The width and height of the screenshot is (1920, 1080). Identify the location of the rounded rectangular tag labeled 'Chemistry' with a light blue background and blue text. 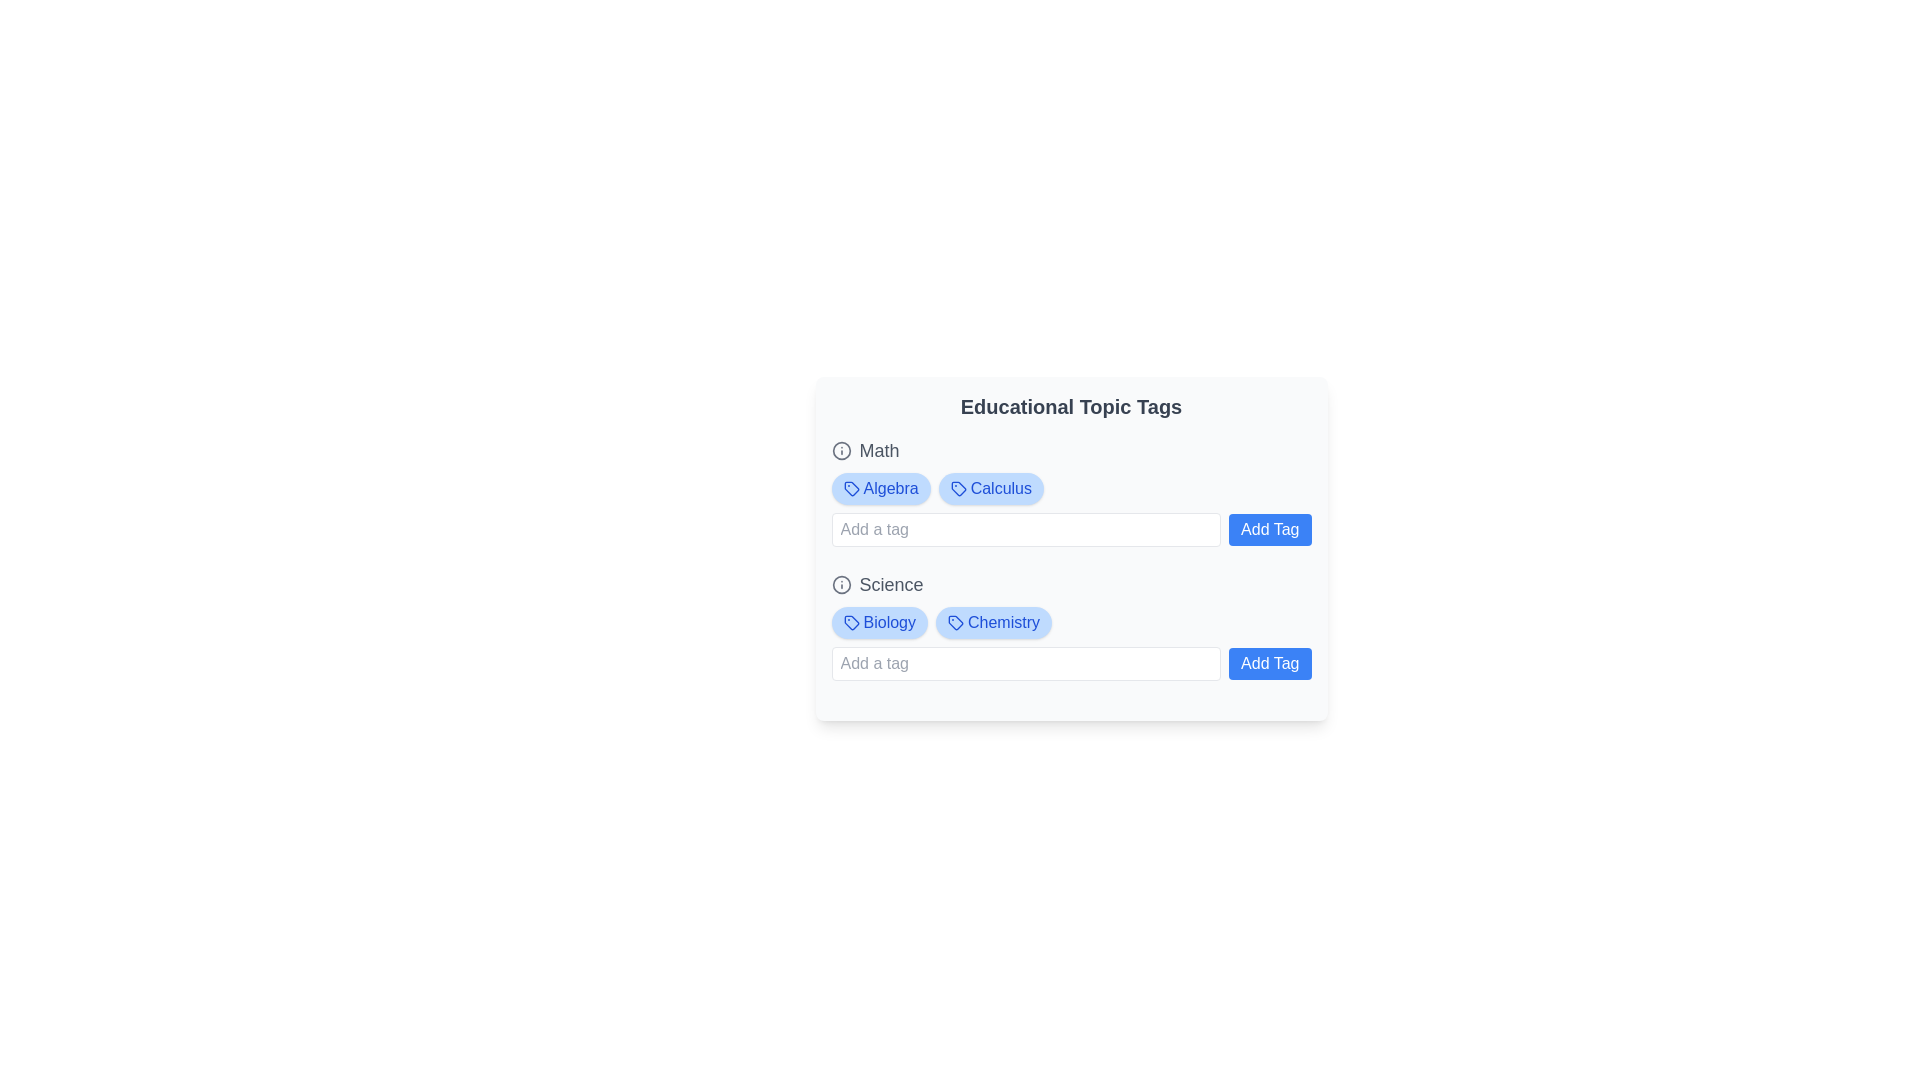
(993, 622).